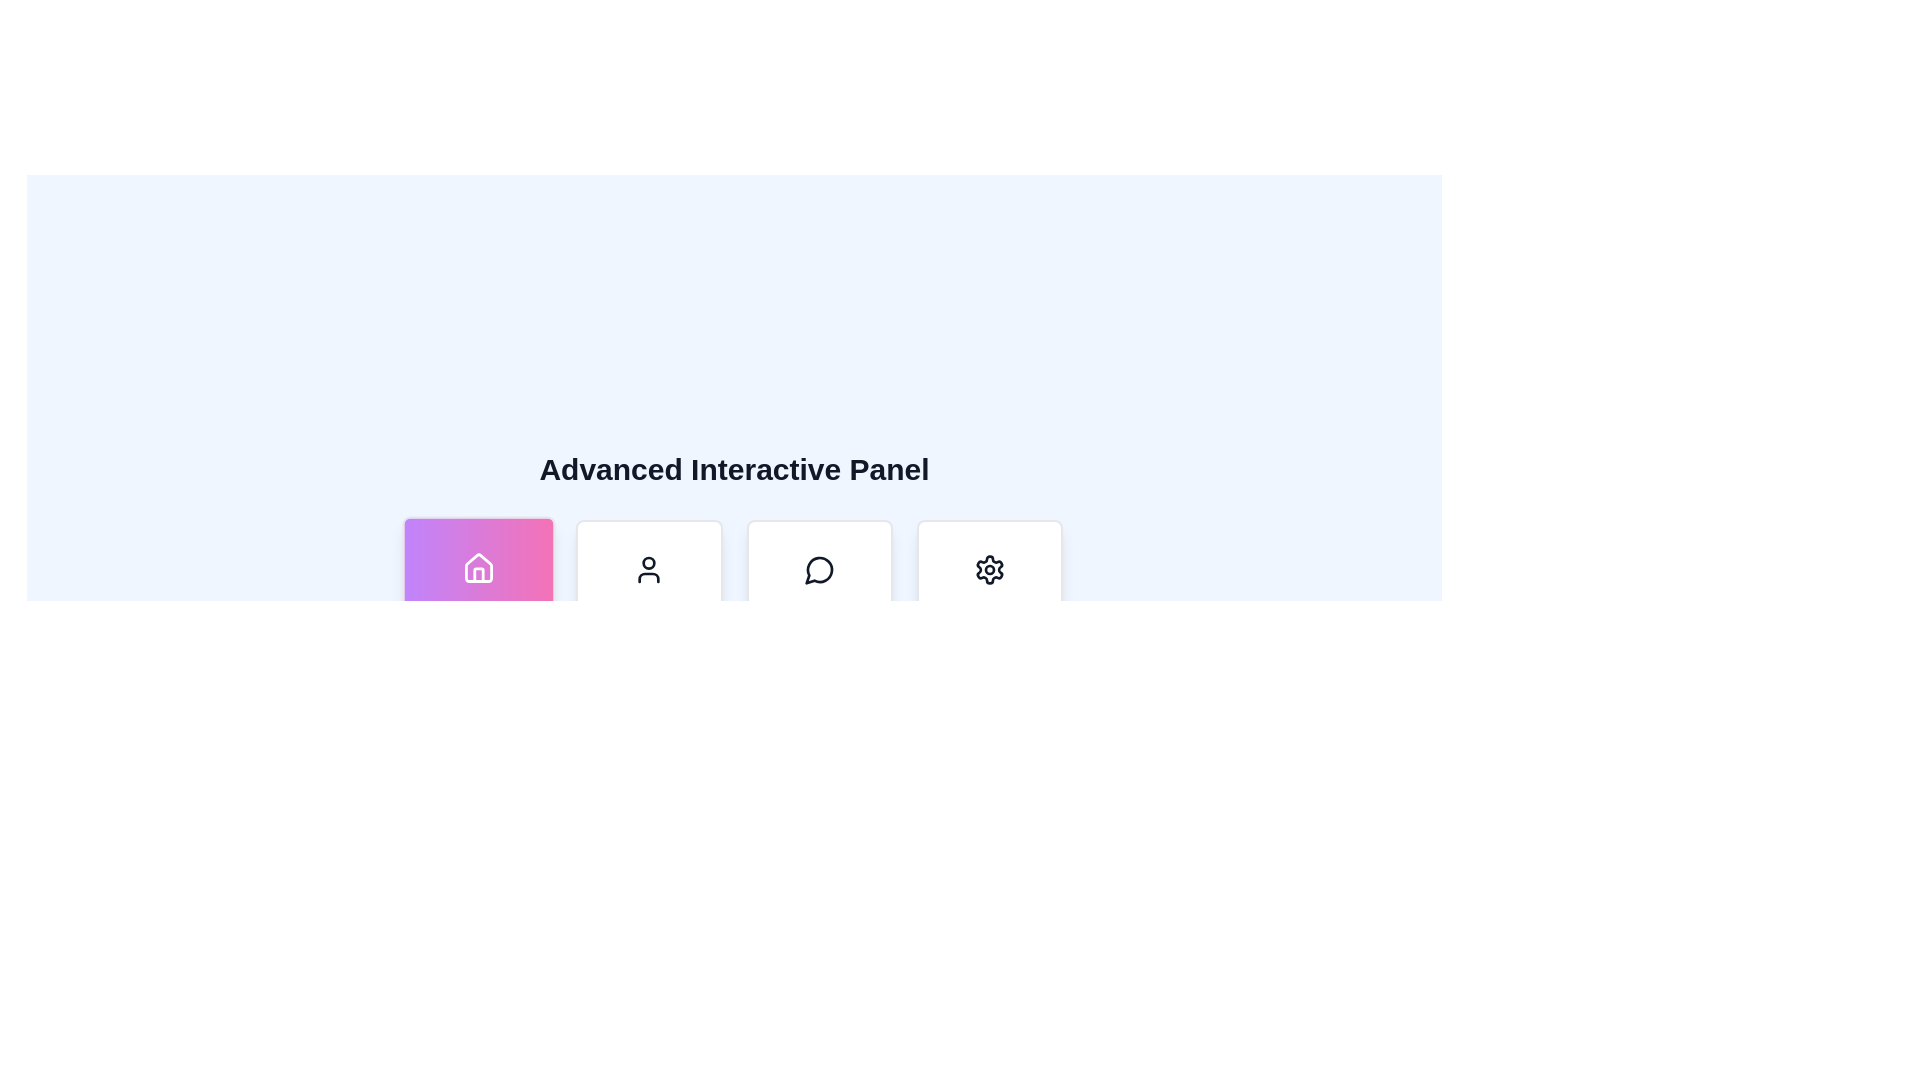 This screenshot has height=1080, width=1920. I want to click on the rectangular card with a centered gear icon located in the bottom-right portion of the grid, so click(989, 590).